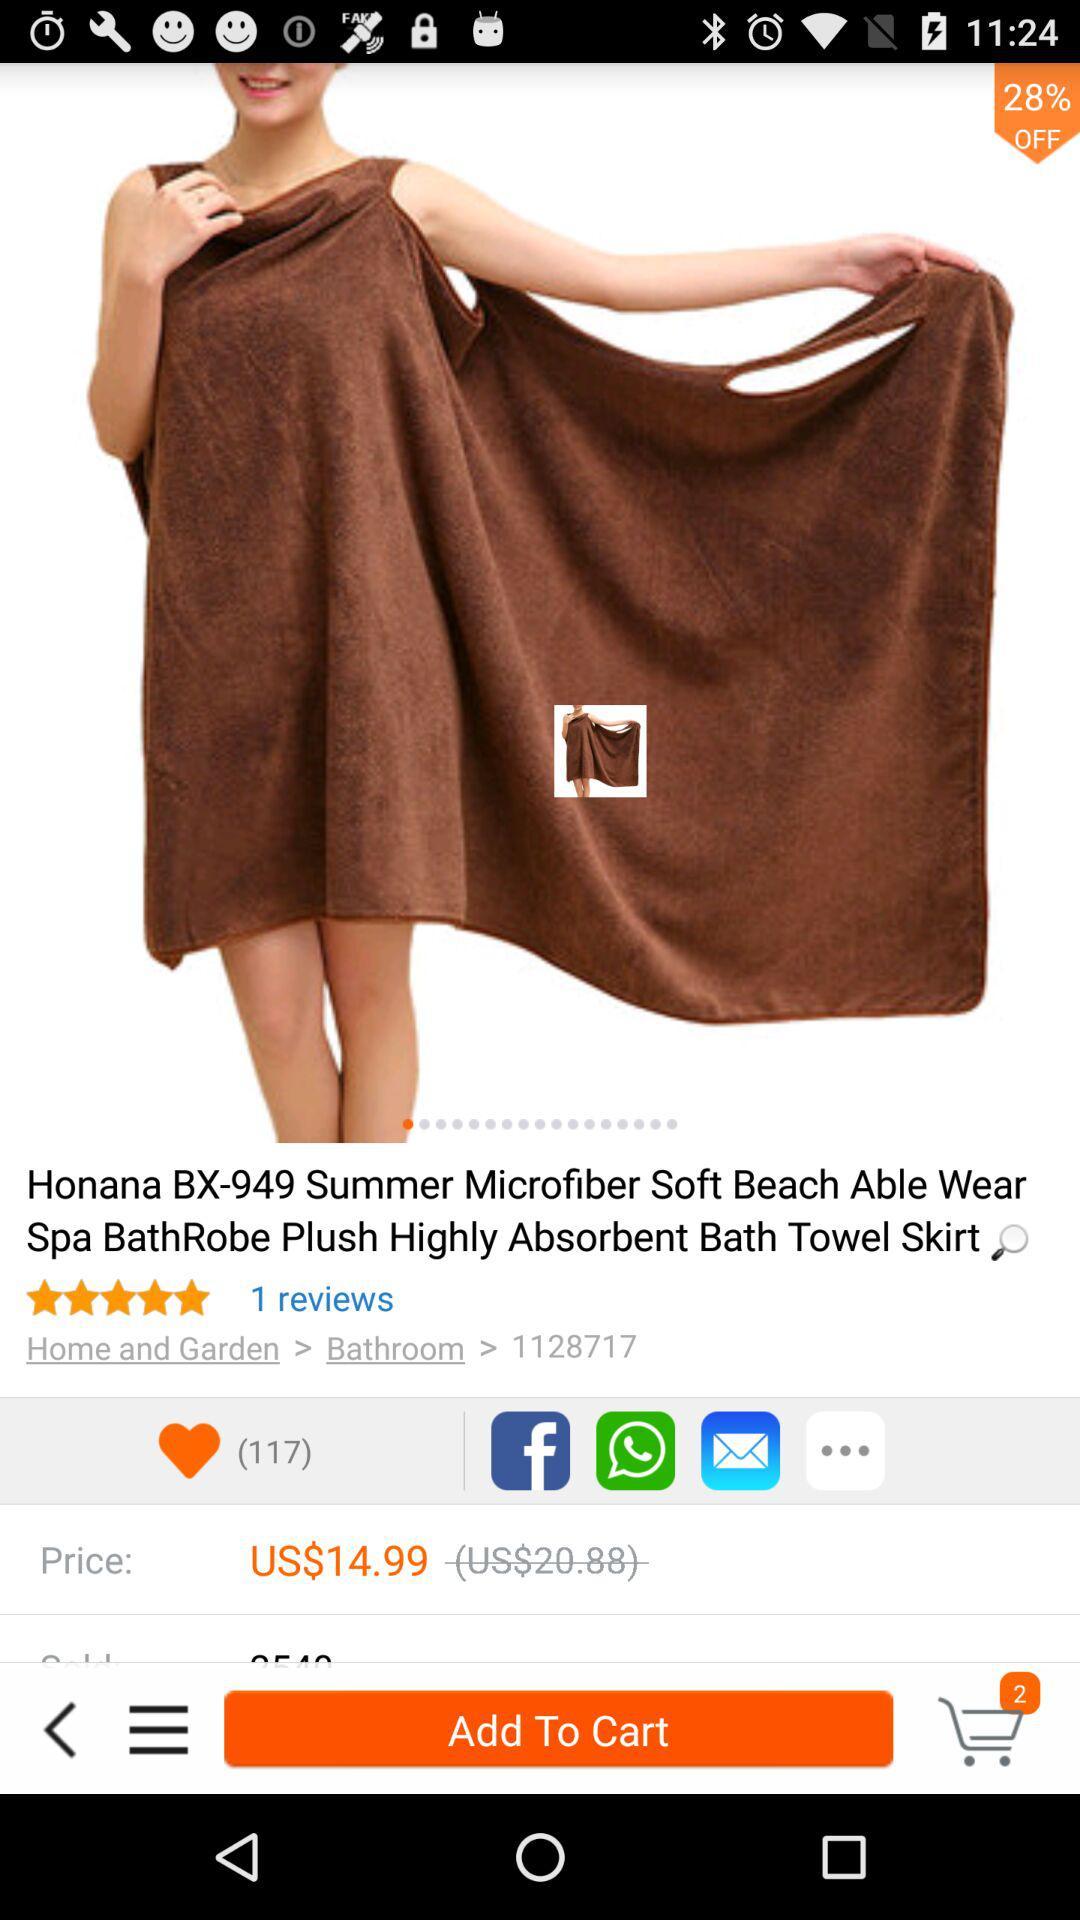 The width and height of the screenshot is (1080, 1920). What do you see at coordinates (321, 1297) in the screenshot?
I see `item above > app` at bounding box center [321, 1297].